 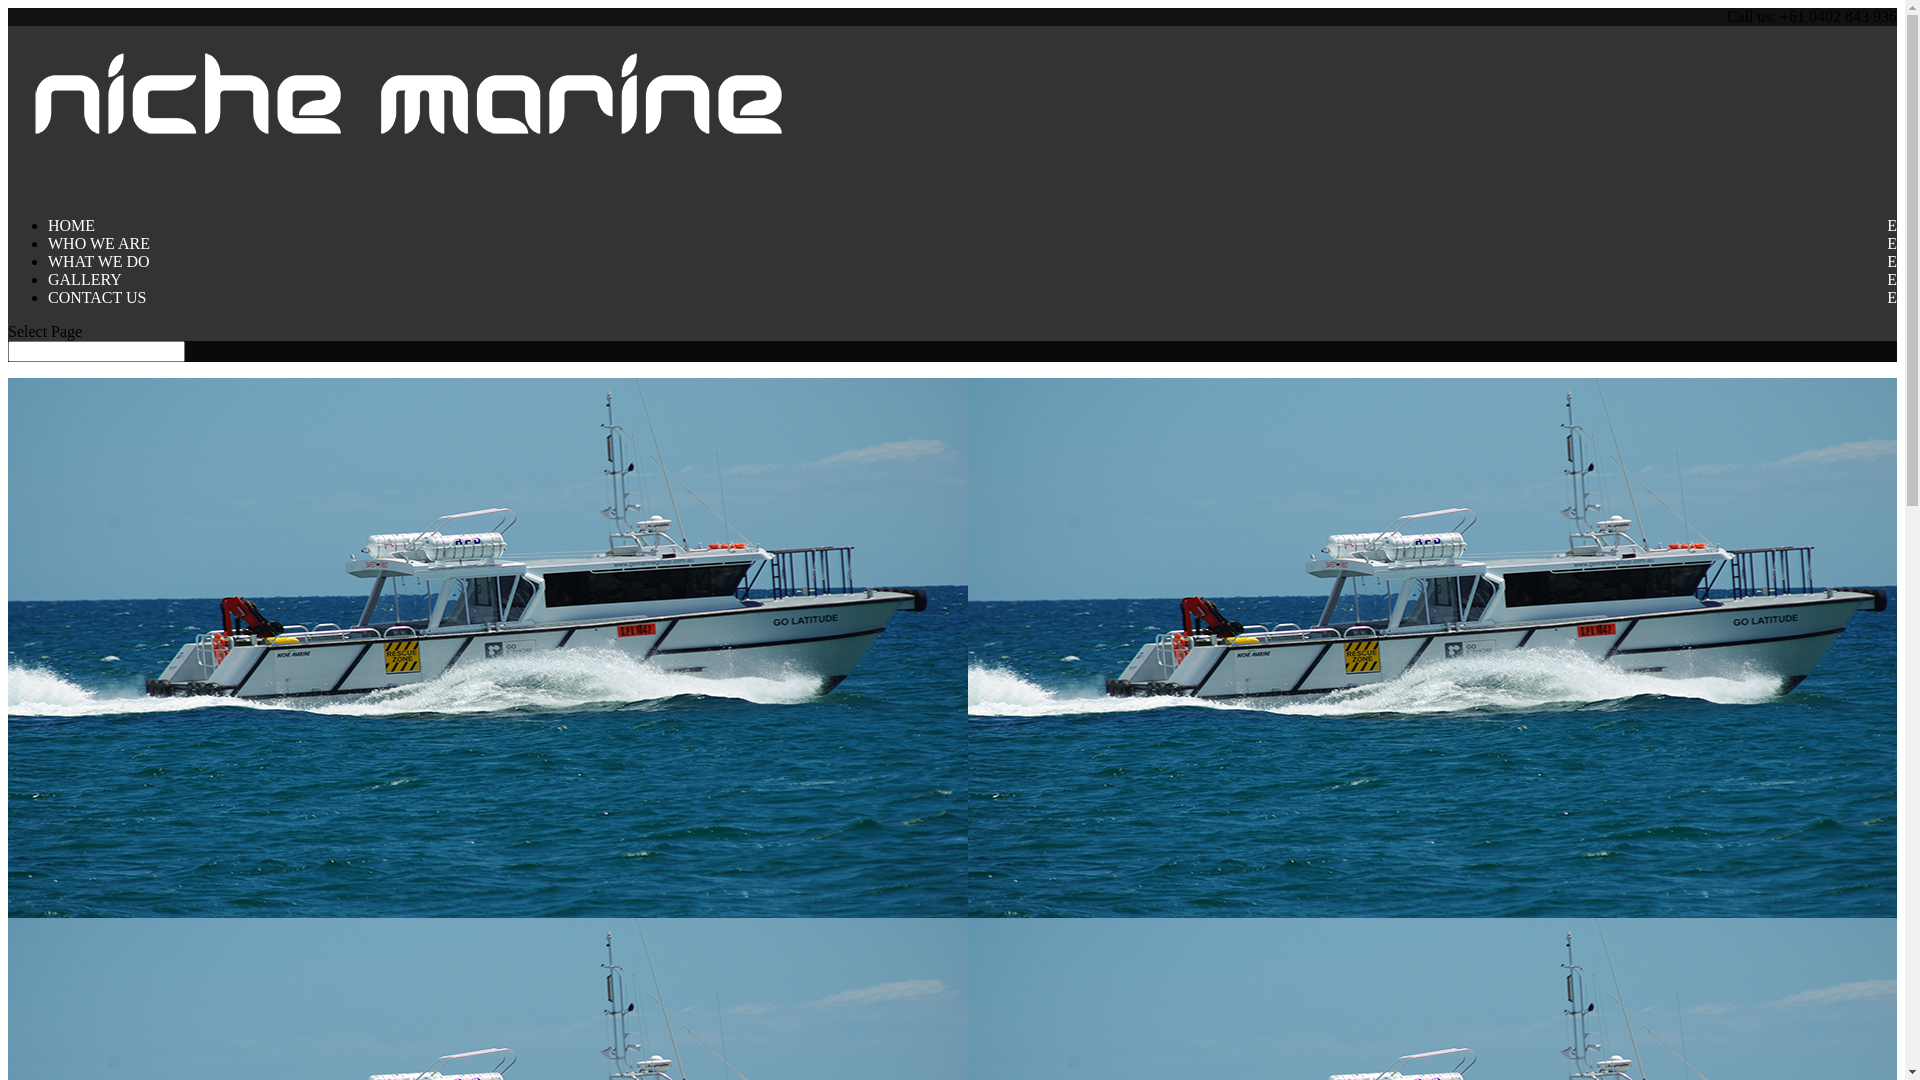 What do you see at coordinates (98, 257) in the screenshot?
I see `'WHO WE ARE'` at bounding box center [98, 257].